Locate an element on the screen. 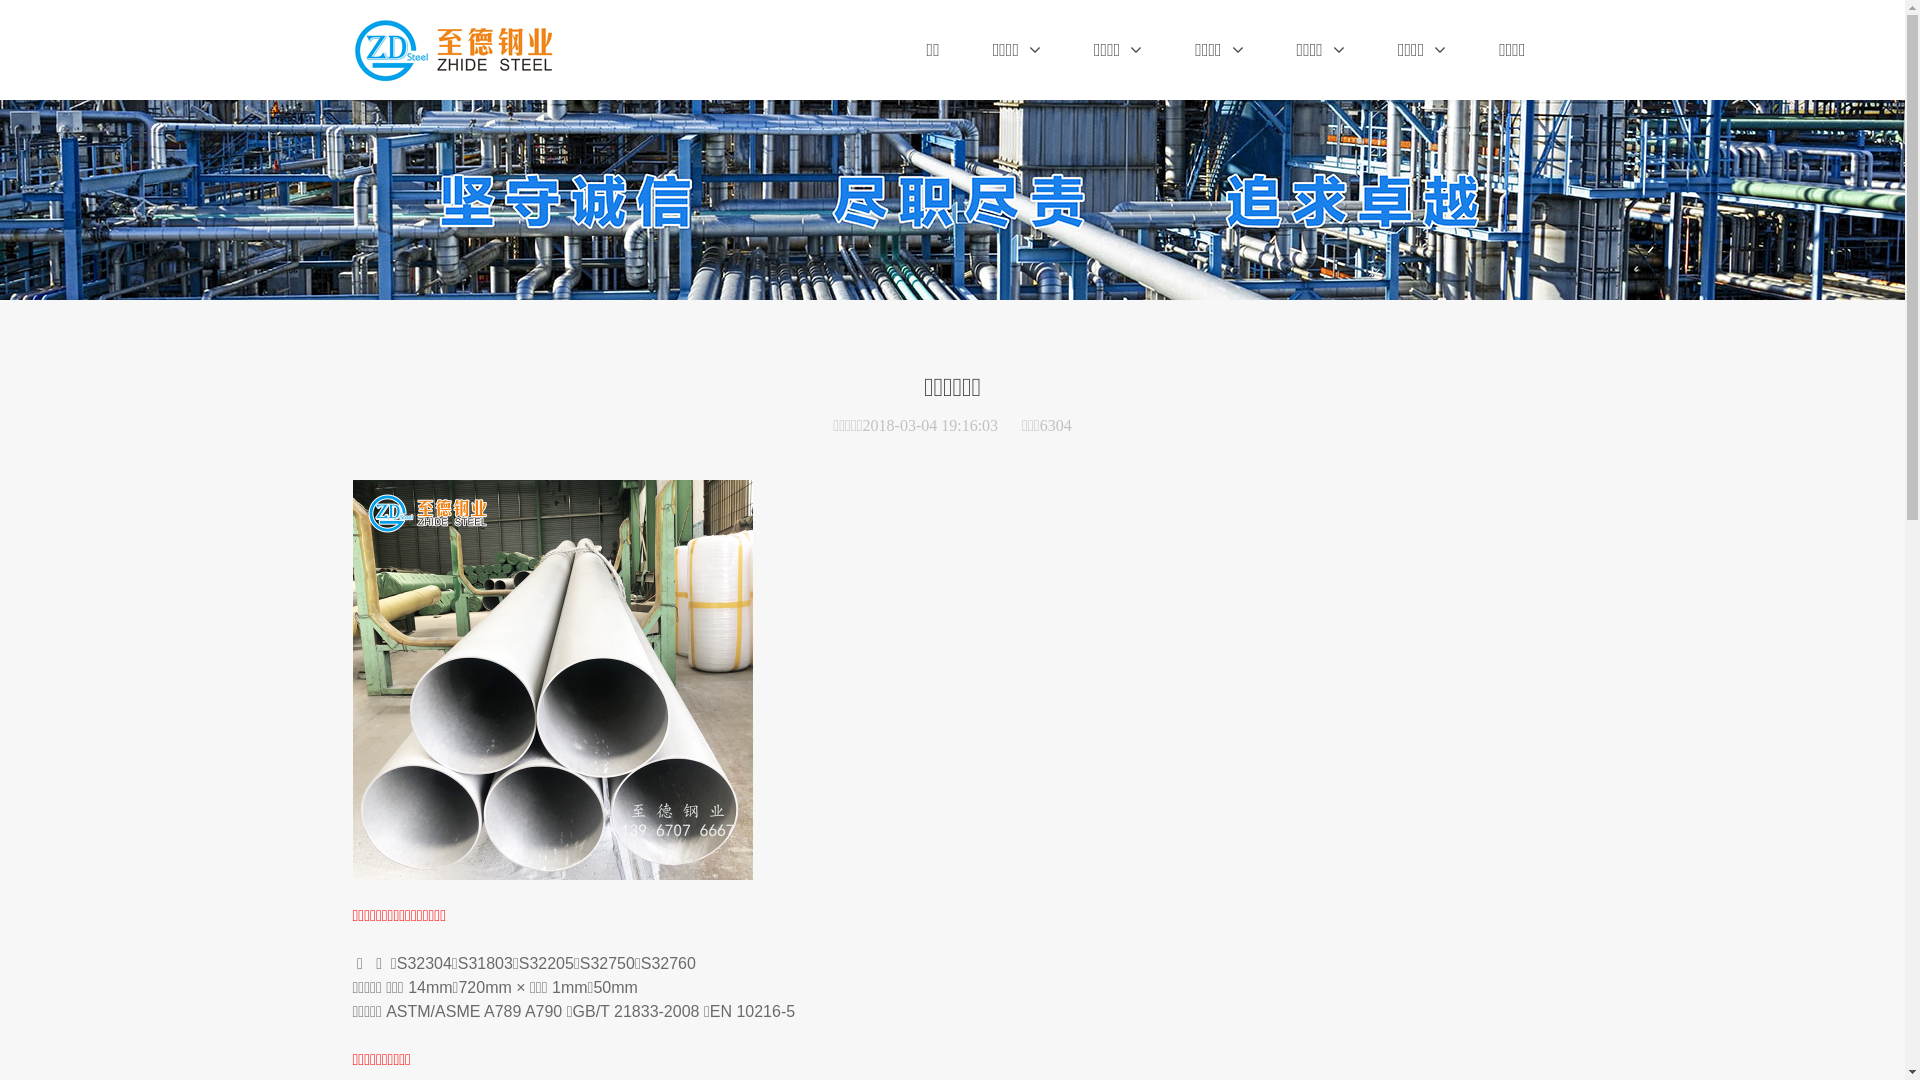 The height and width of the screenshot is (1080, 1920). '04.jpg' is located at coordinates (552, 678).